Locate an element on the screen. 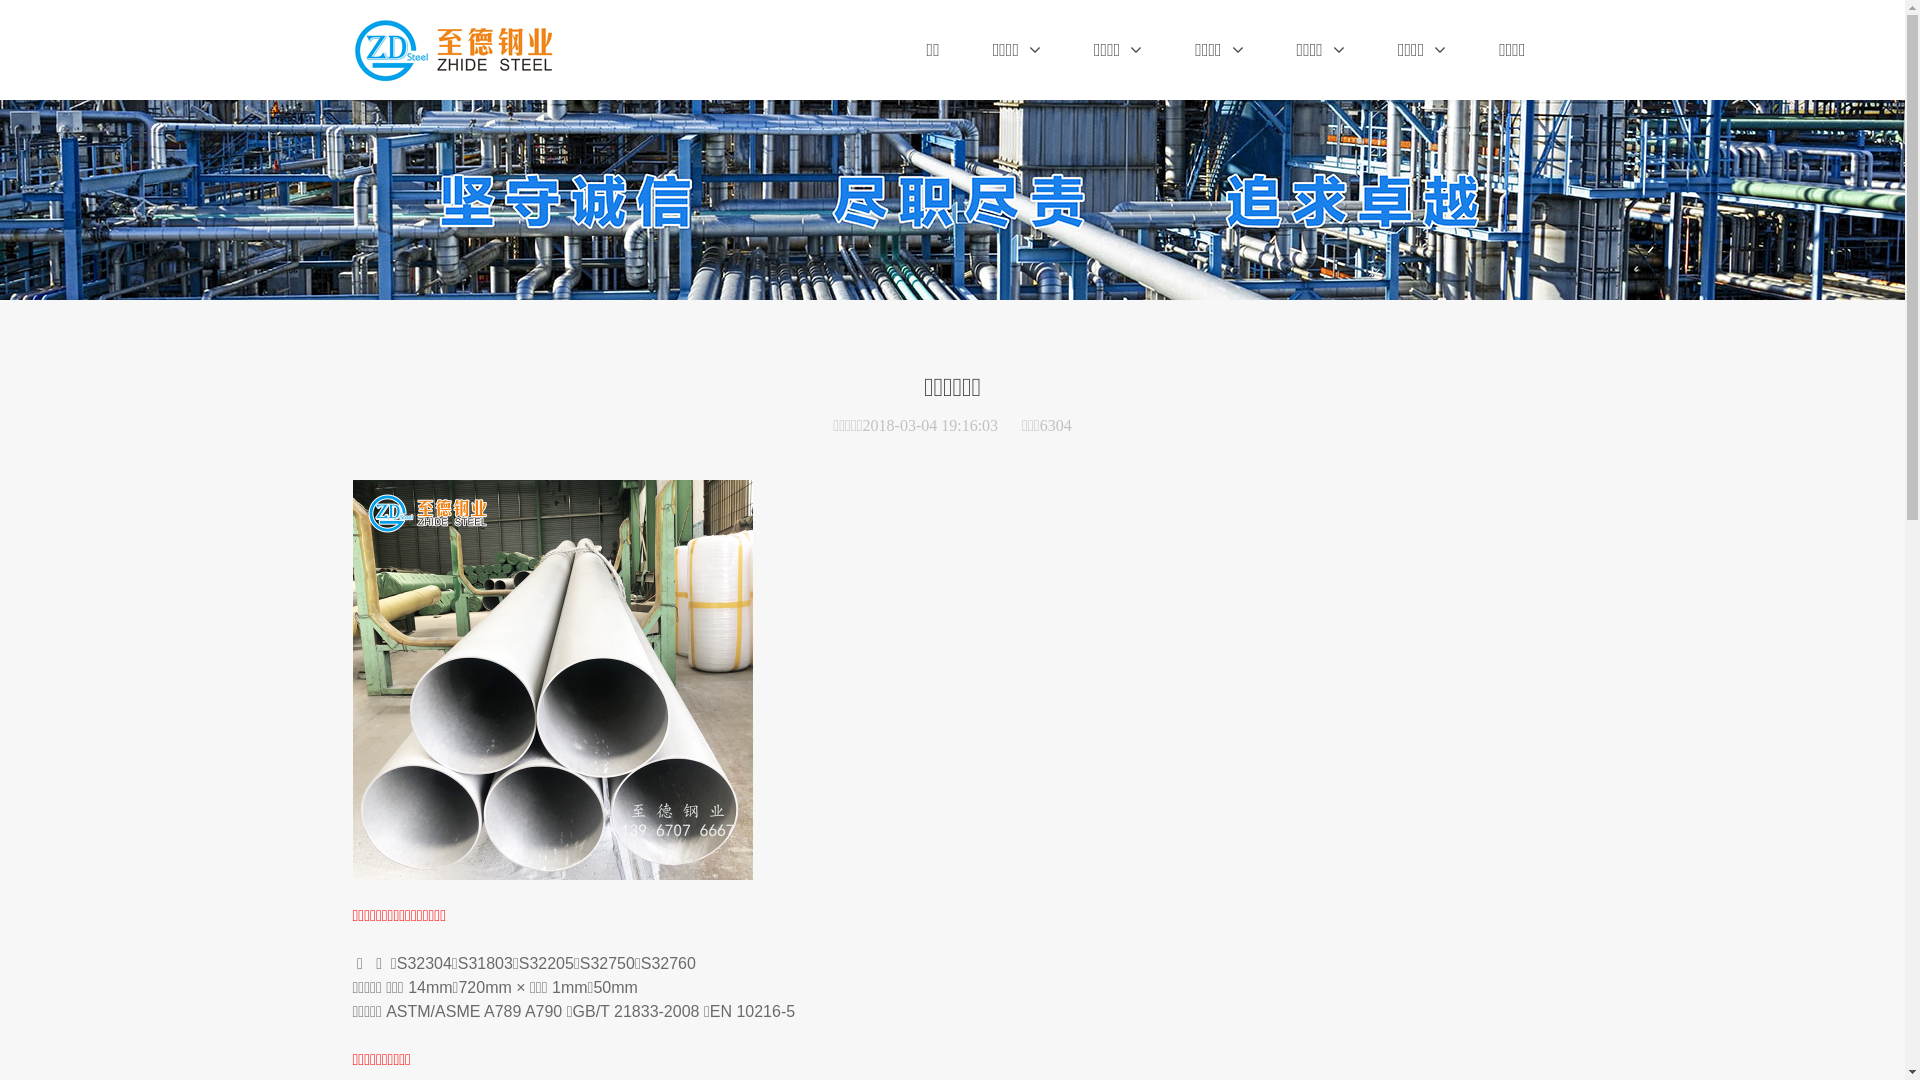 The height and width of the screenshot is (1080, 1920). '04.jpg' is located at coordinates (552, 678).